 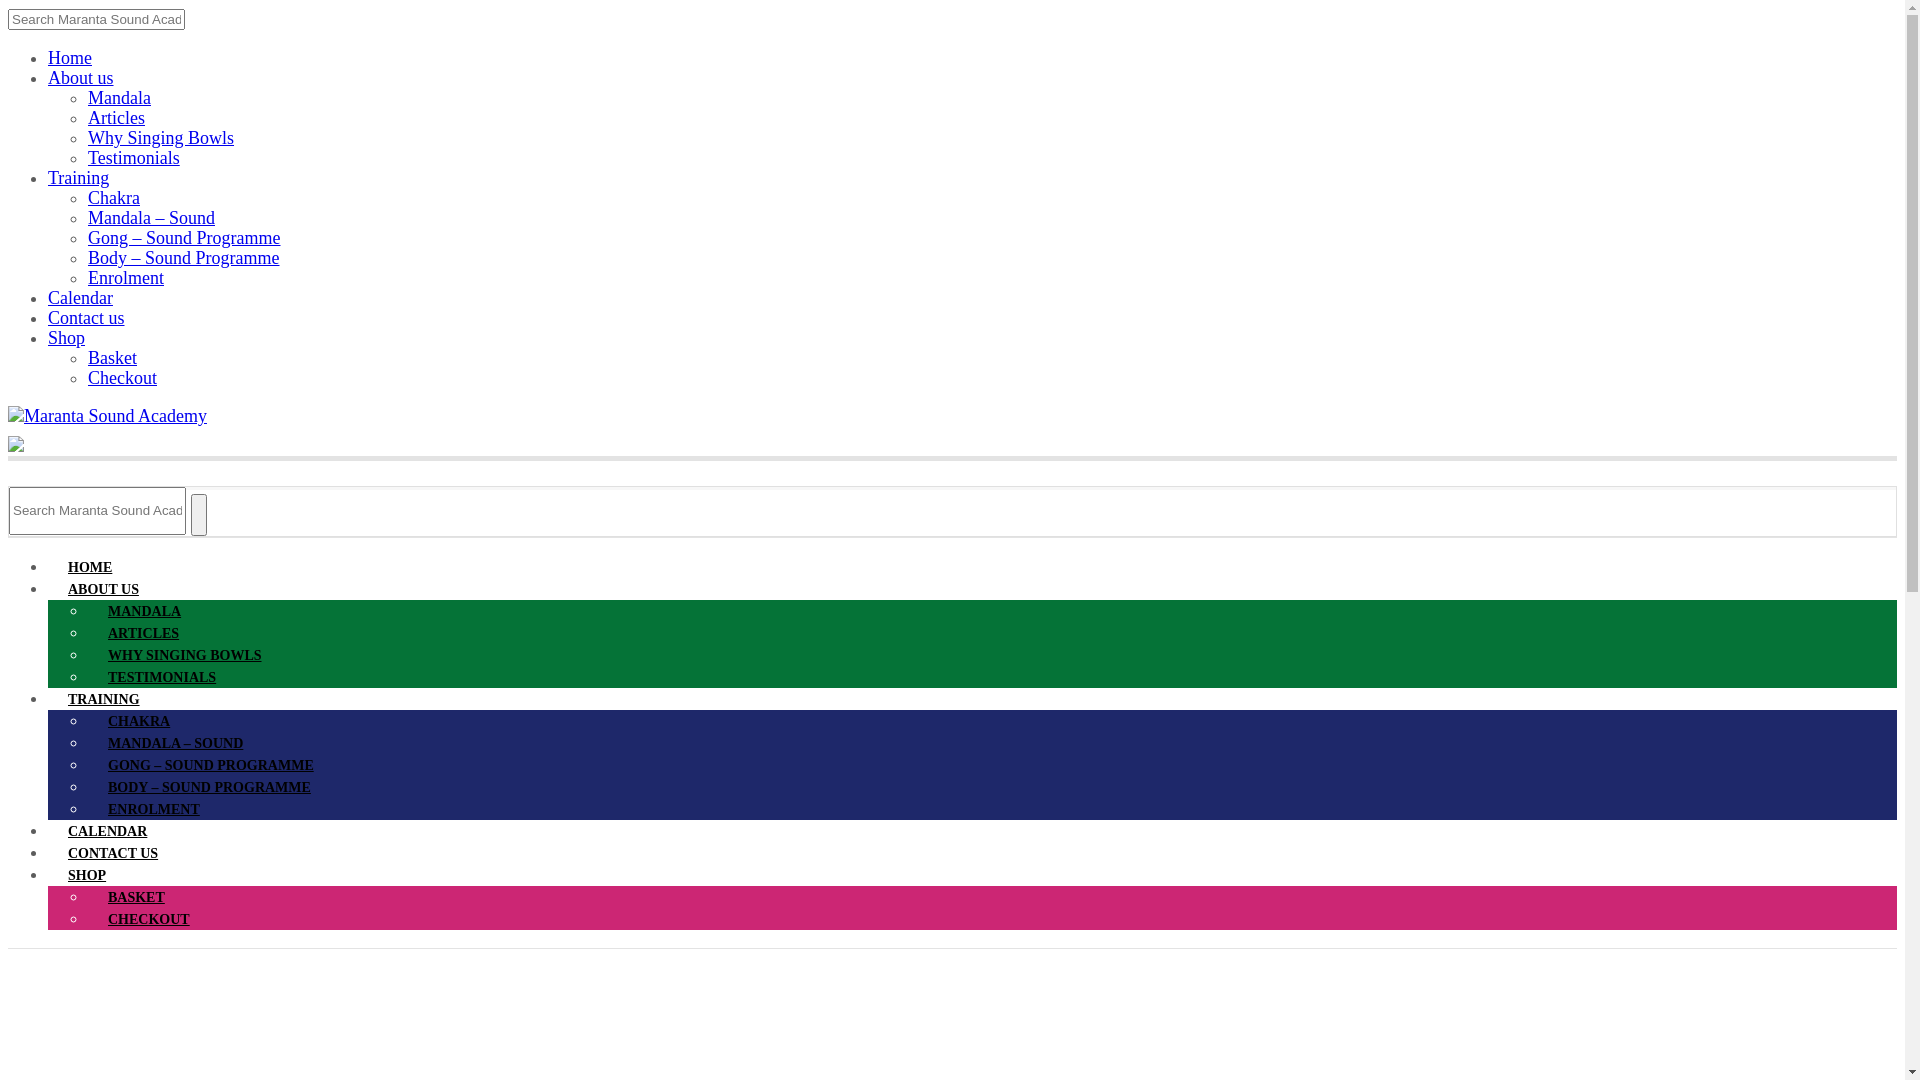 I want to click on 'CALENDAR', so click(x=106, y=831).